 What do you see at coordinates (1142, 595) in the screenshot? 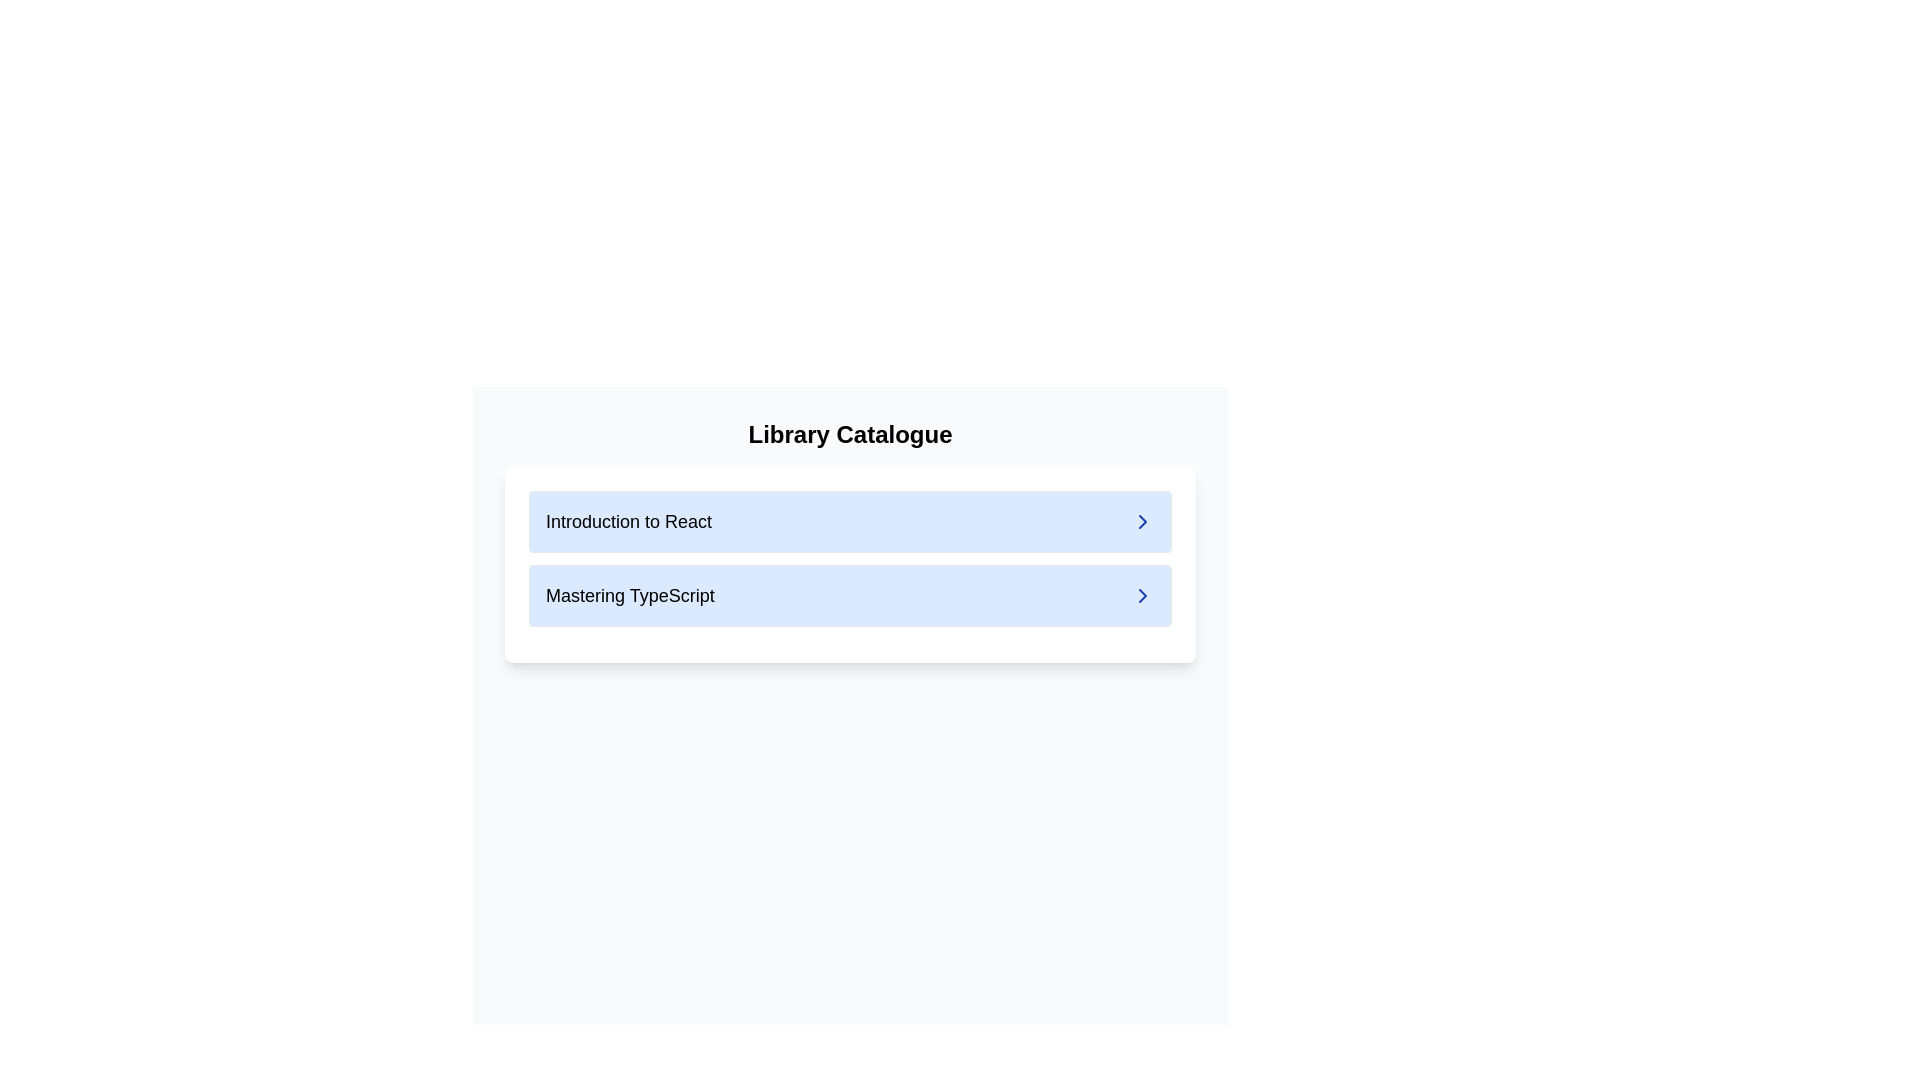
I see `the icon located at the far right of the row displaying 'Mastering TypeScript'` at bounding box center [1142, 595].